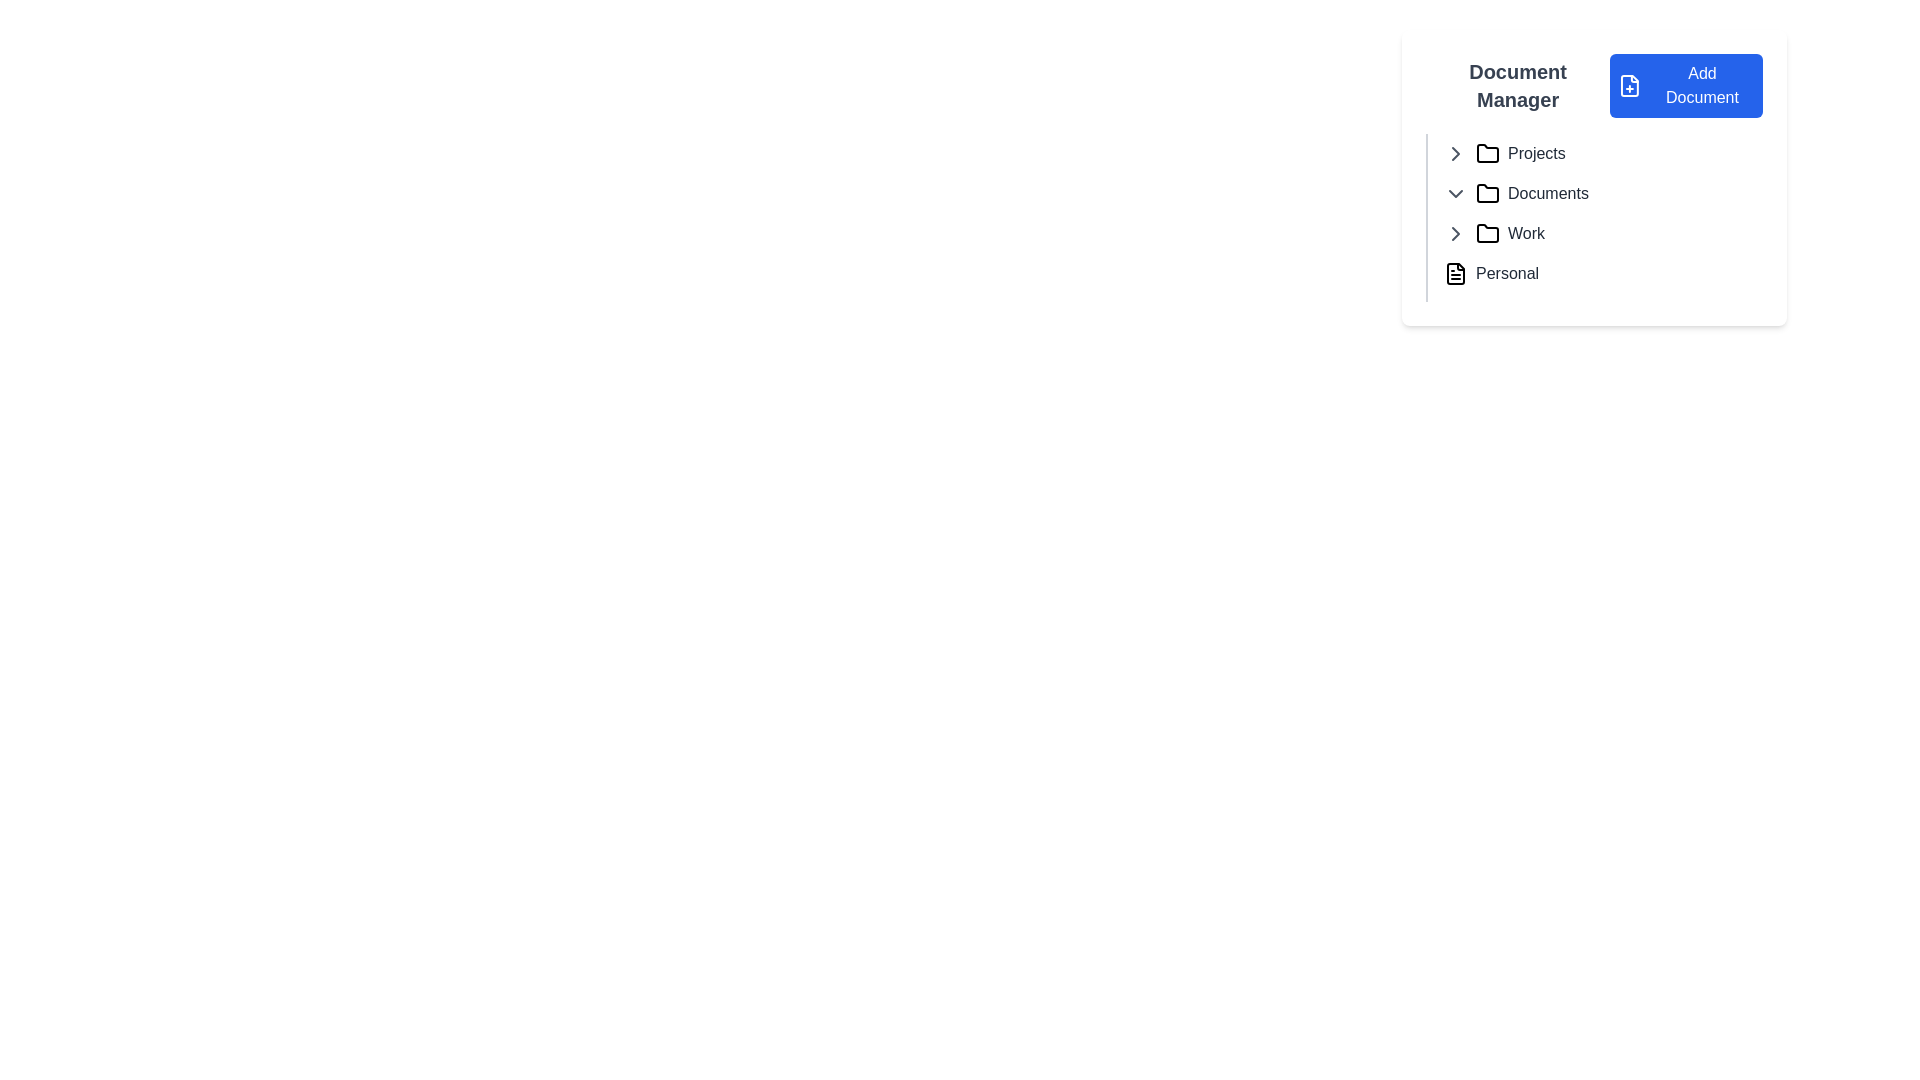  I want to click on the 'Work' folder item located within the 'Documents' section of the Document Manager, so click(1603, 233).